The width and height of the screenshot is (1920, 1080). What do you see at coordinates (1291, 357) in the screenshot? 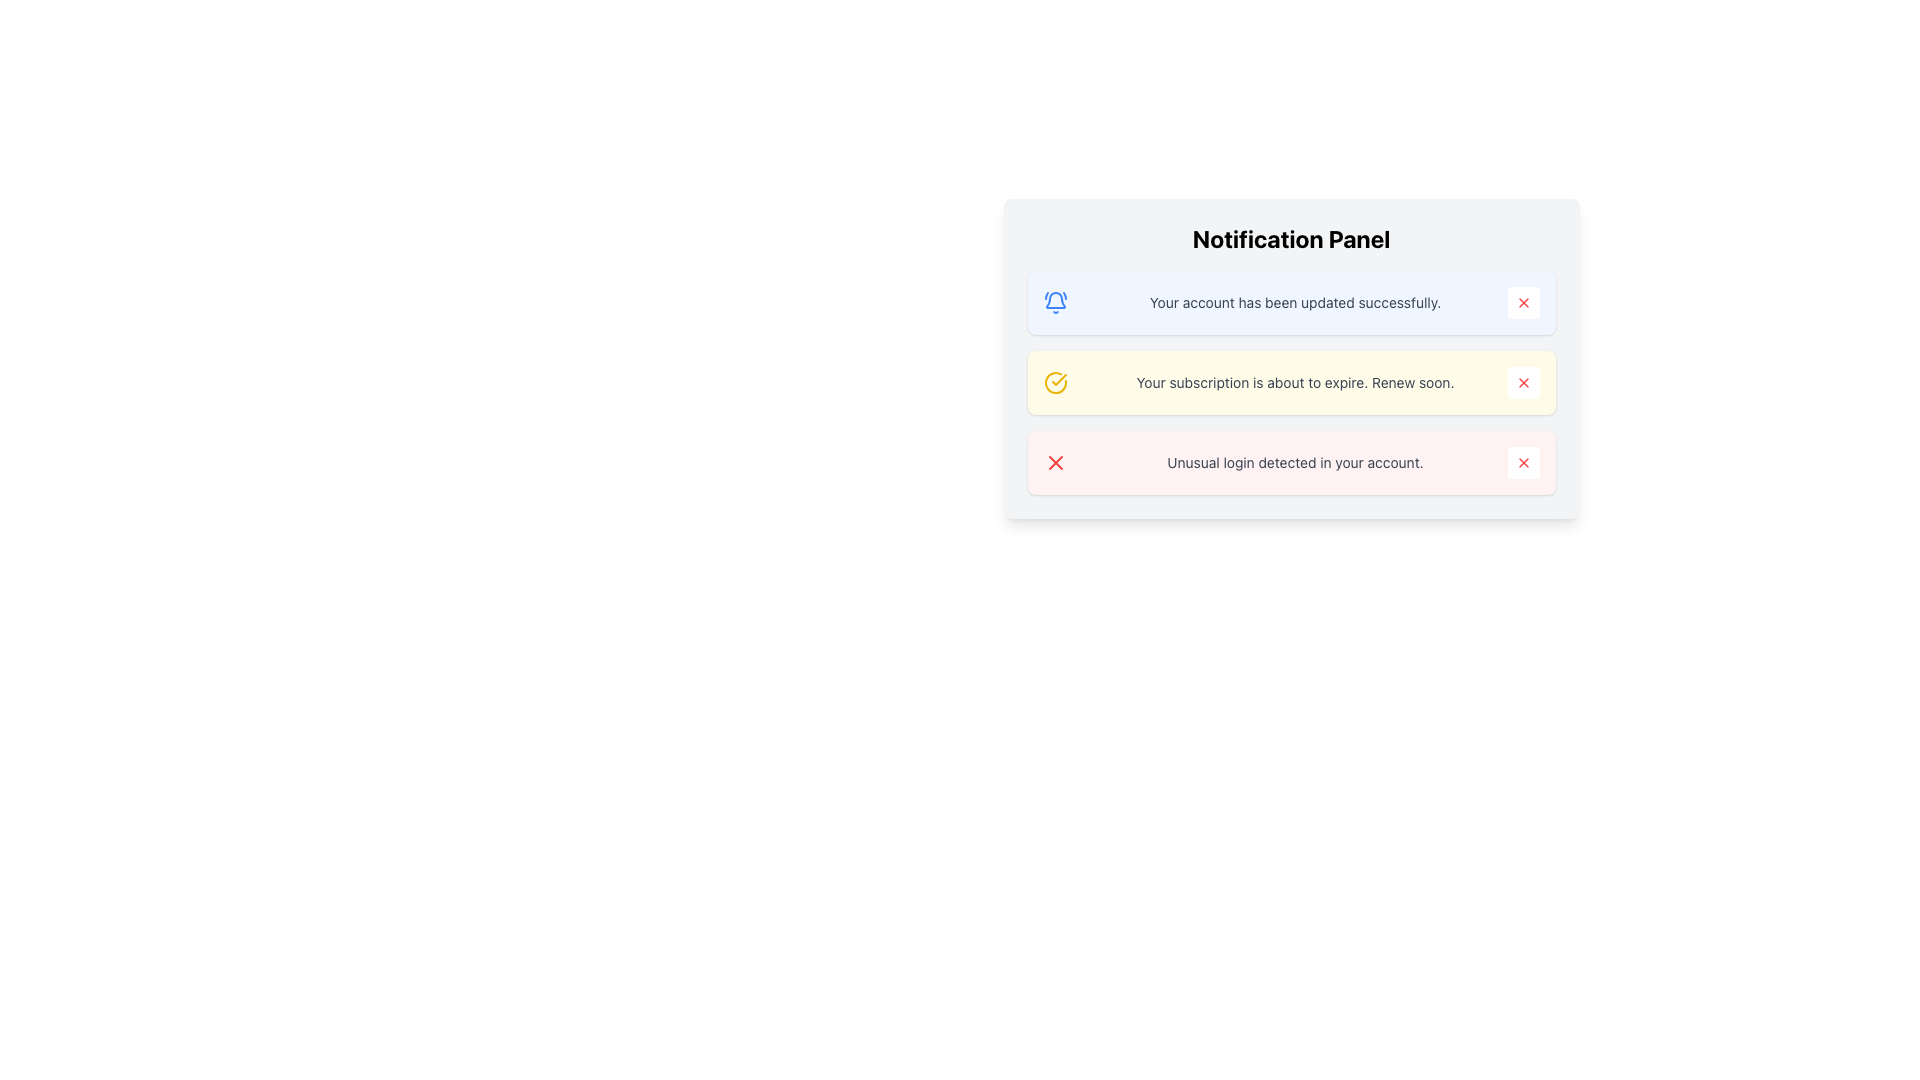
I see `the second notification box in the Notification Panel` at bounding box center [1291, 357].